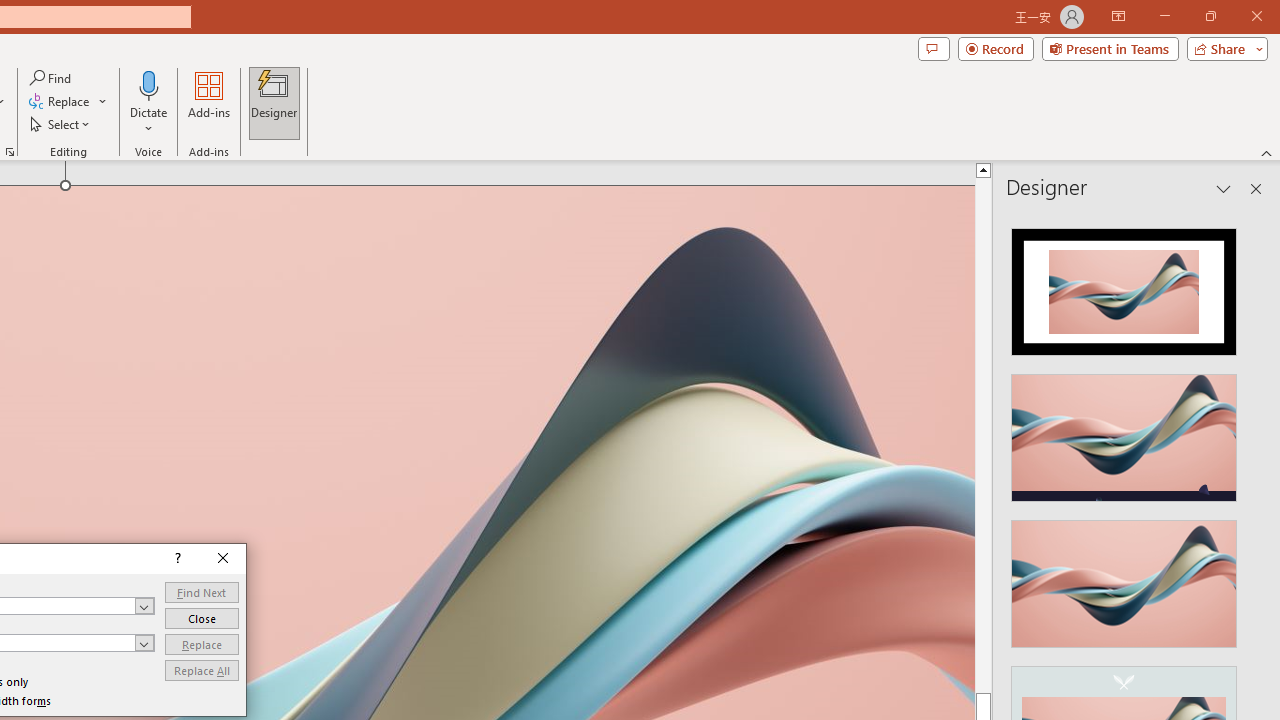 This screenshot has height=720, width=1280. Describe the element at coordinates (202, 591) in the screenshot. I see `'Find Next'` at that location.